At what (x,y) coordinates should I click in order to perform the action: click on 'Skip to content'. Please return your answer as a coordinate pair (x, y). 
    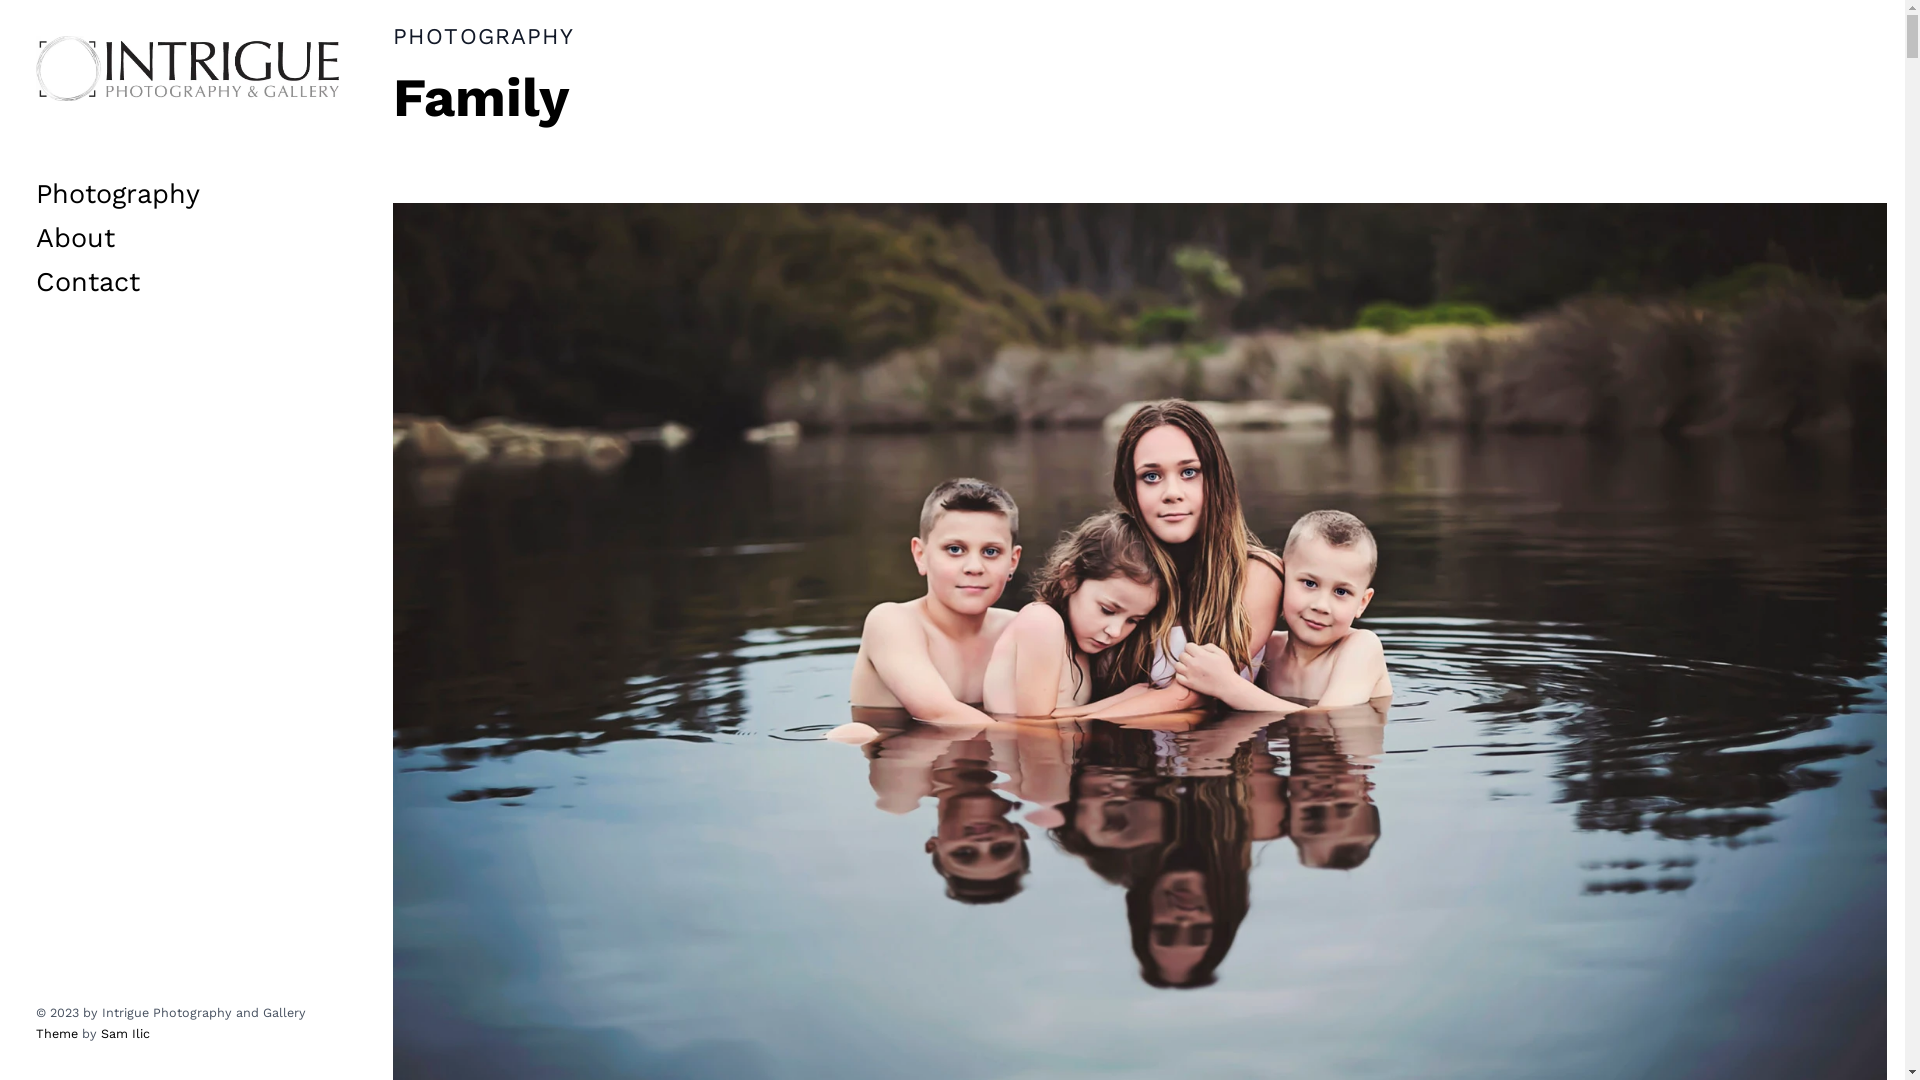
    Looking at the image, I should click on (71, 69).